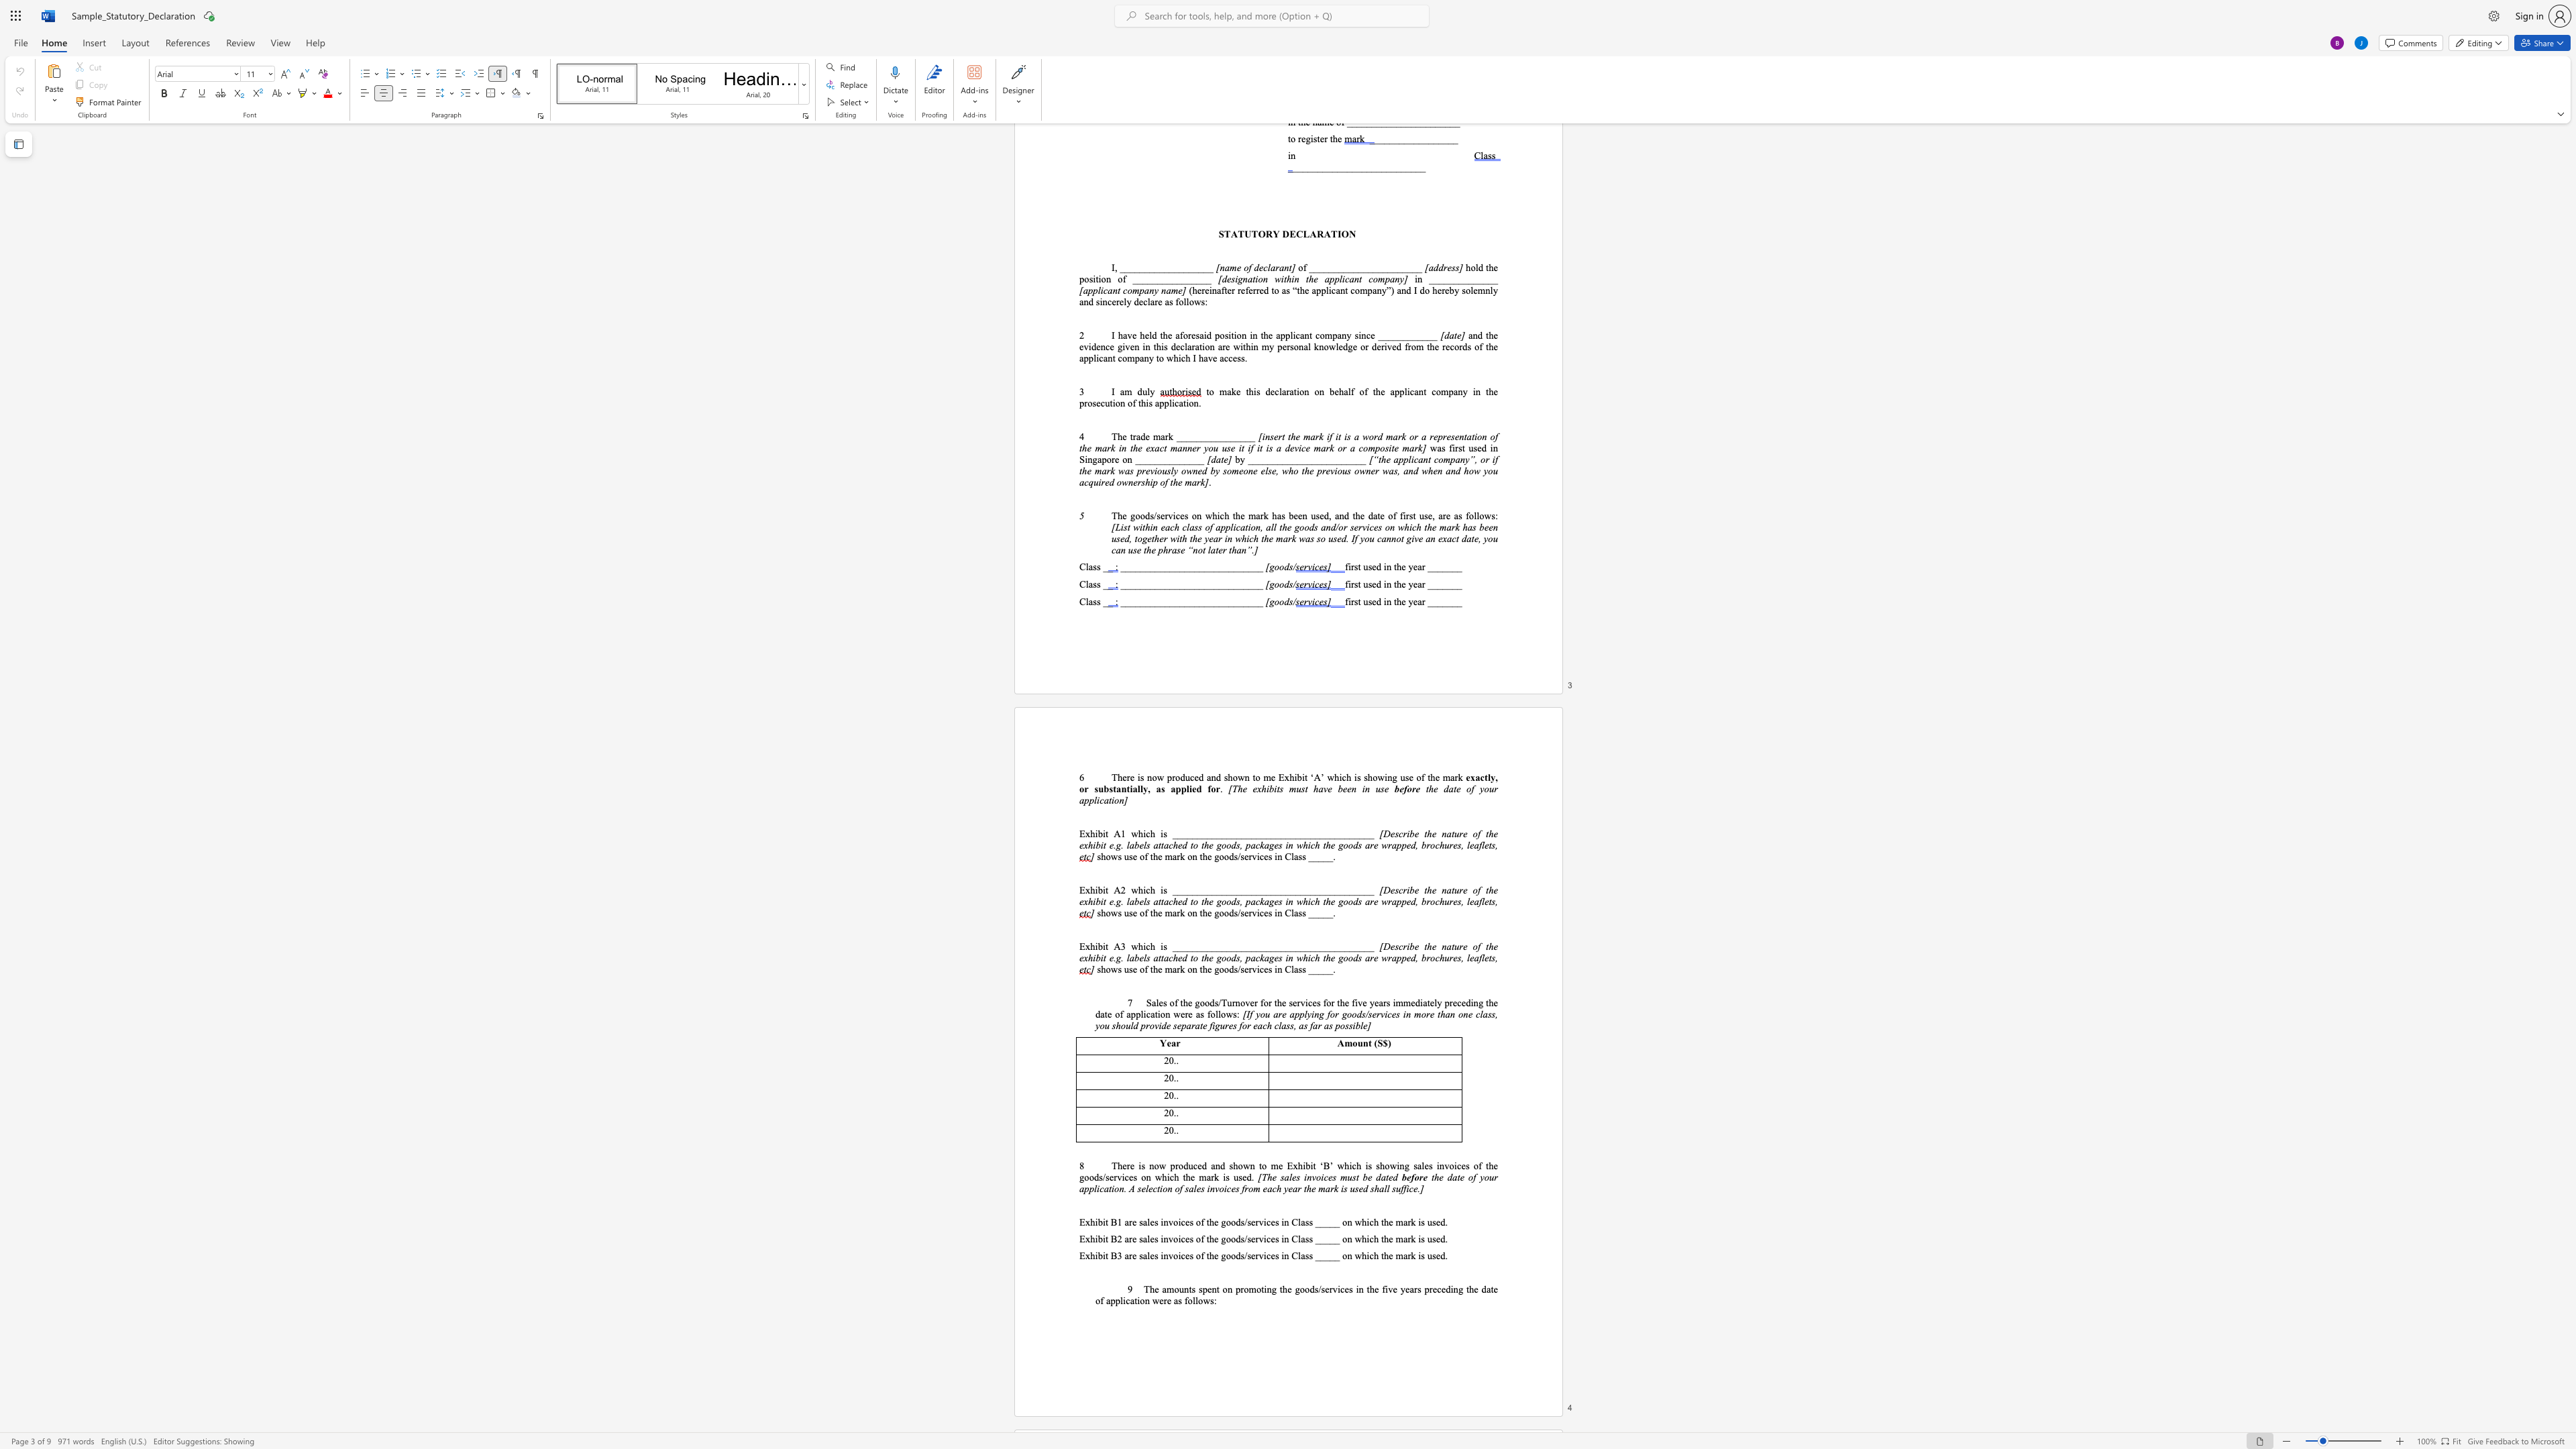 The width and height of the screenshot is (2576, 1449). What do you see at coordinates (1356, 1042) in the screenshot?
I see `the subset text "unt (" within the text "Amount (S$)"` at bounding box center [1356, 1042].